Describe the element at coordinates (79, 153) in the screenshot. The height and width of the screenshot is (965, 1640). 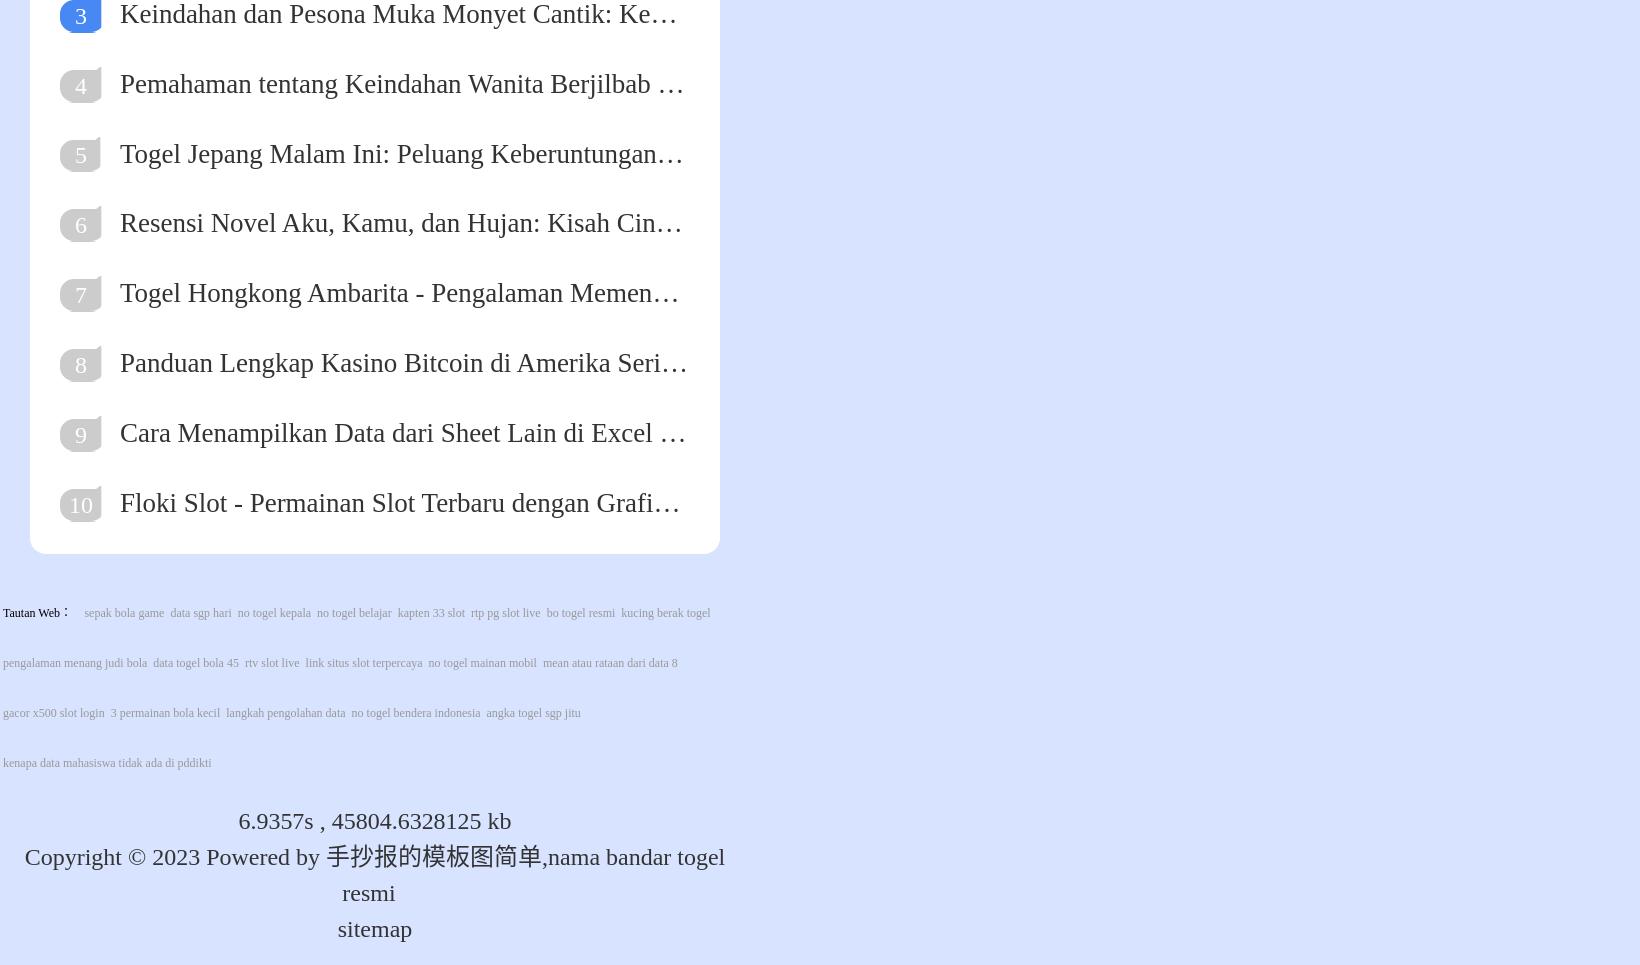
I see `'5'` at that location.